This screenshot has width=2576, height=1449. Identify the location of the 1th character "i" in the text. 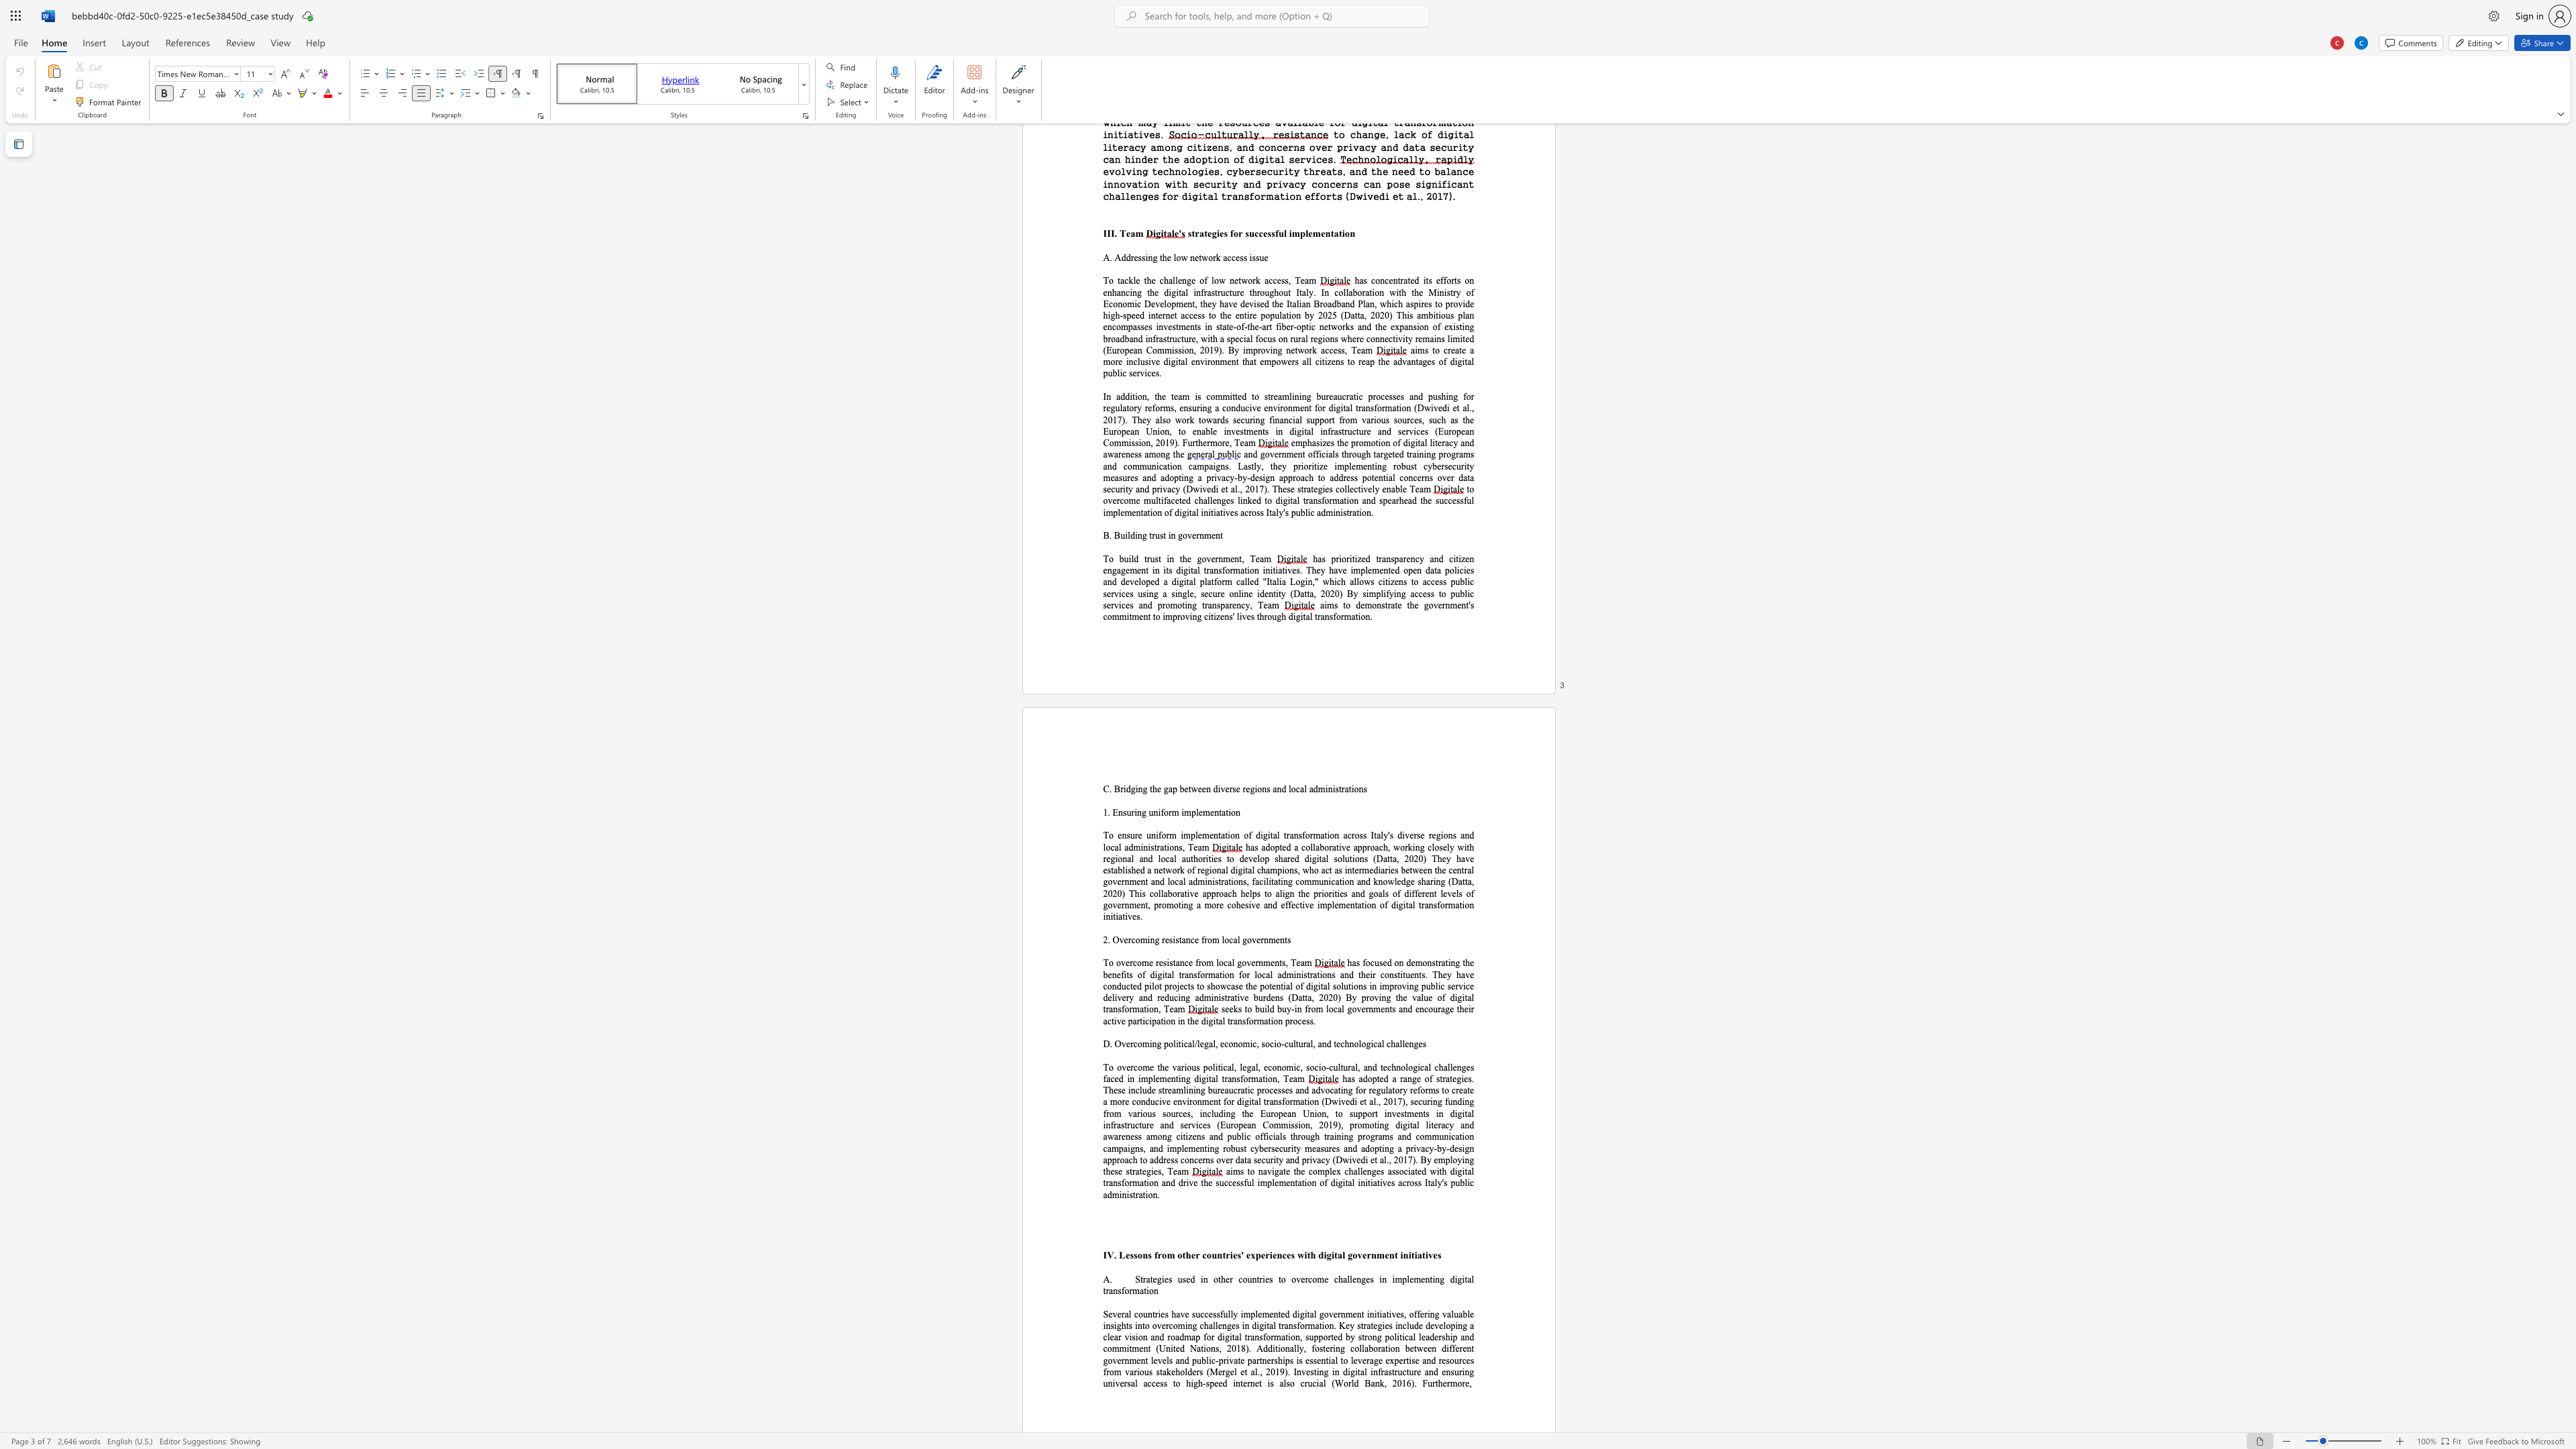
(1137, 1371).